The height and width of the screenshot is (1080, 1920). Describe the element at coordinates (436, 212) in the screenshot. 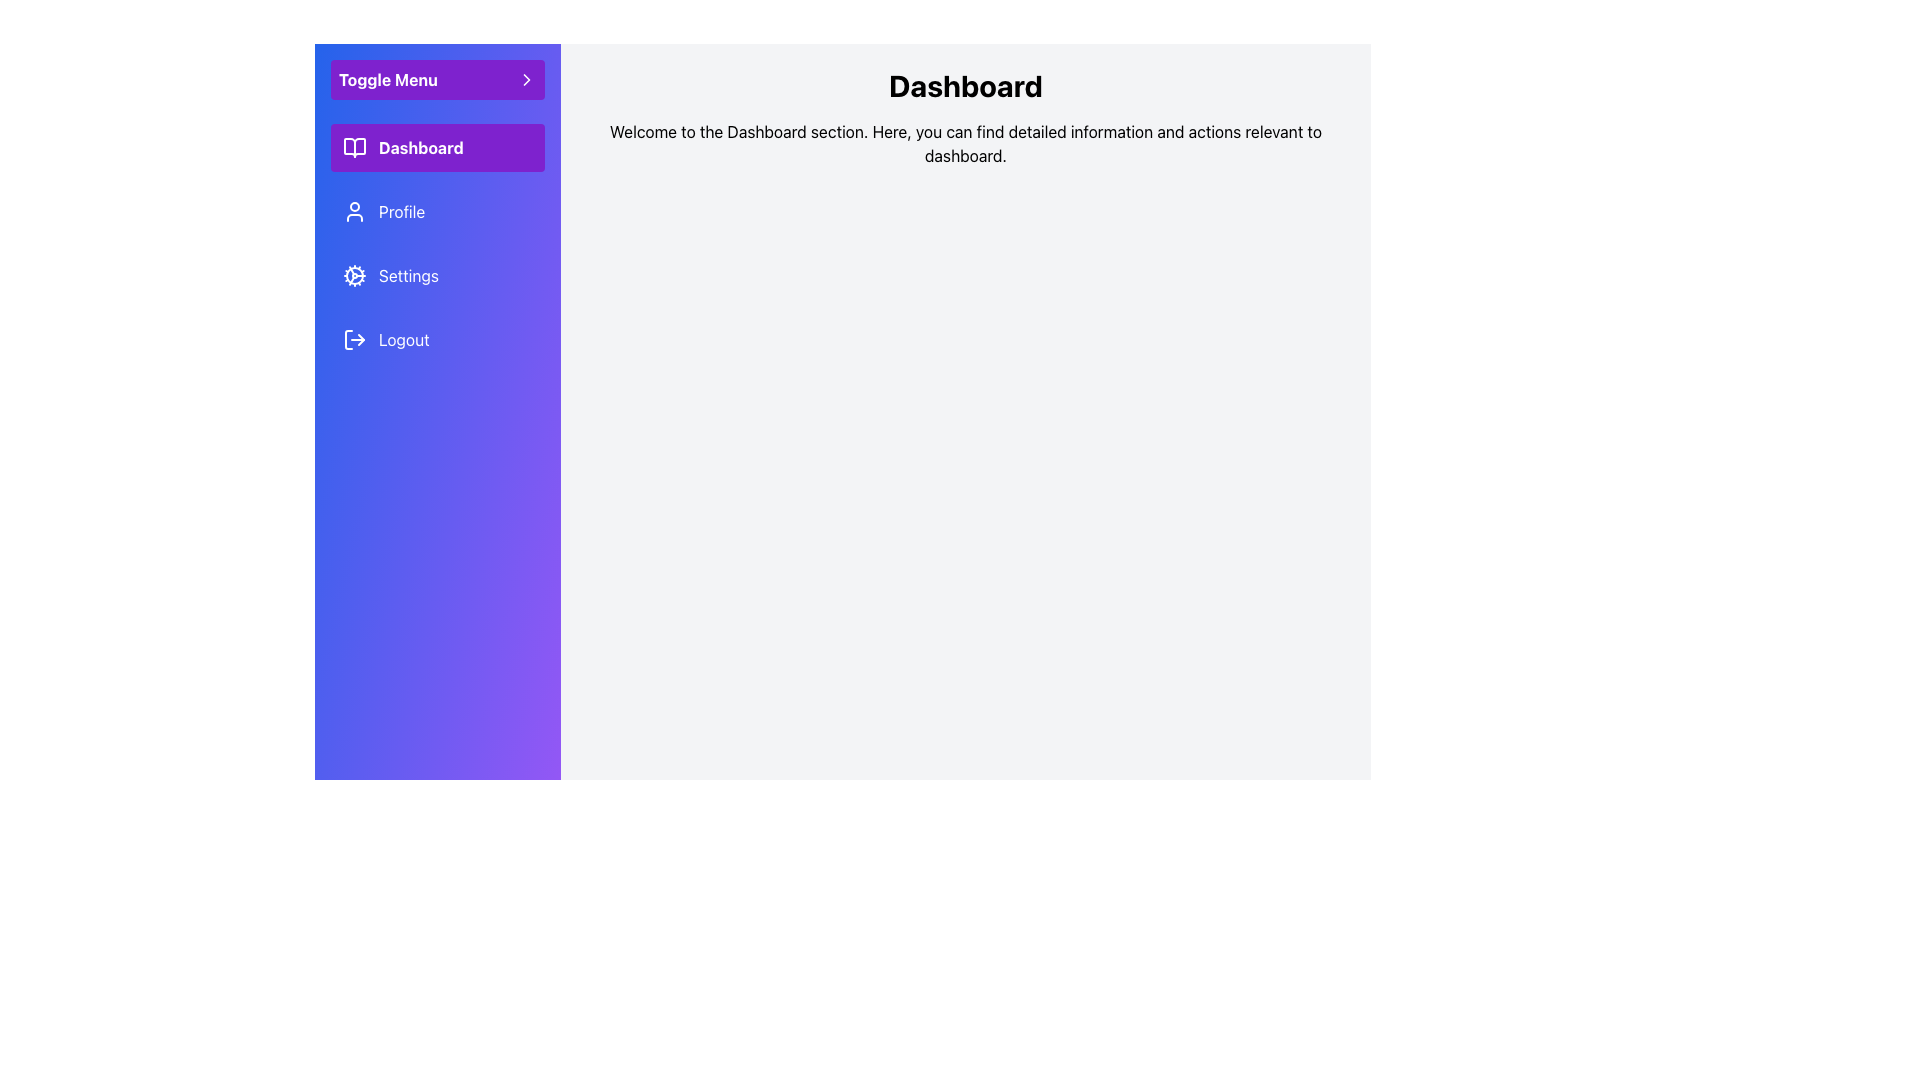

I see `the 'Profile' navigation menu item, which is the second item in the vertical sidebar list` at that location.